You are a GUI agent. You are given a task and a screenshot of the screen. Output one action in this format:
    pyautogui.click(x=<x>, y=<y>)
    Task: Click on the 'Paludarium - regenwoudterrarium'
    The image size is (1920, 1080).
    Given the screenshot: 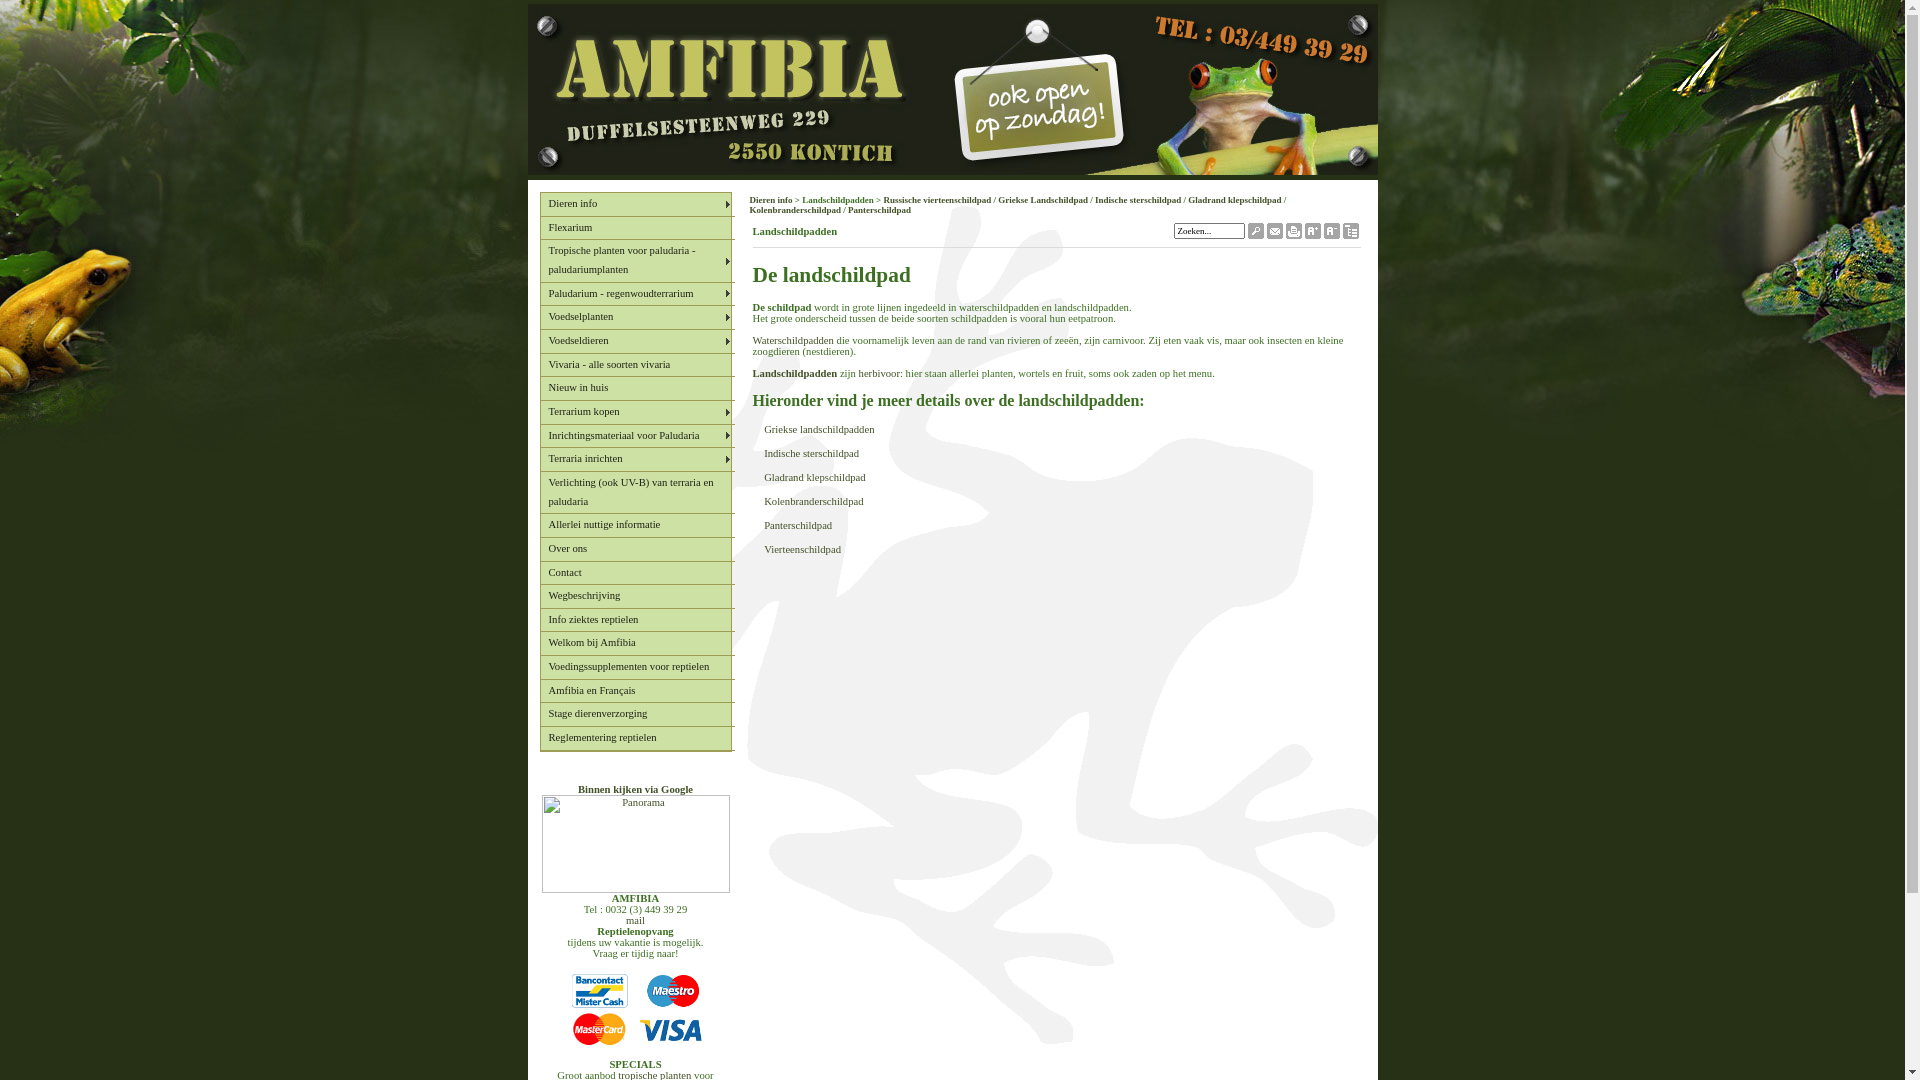 What is the action you would take?
    pyautogui.click(x=636, y=294)
    